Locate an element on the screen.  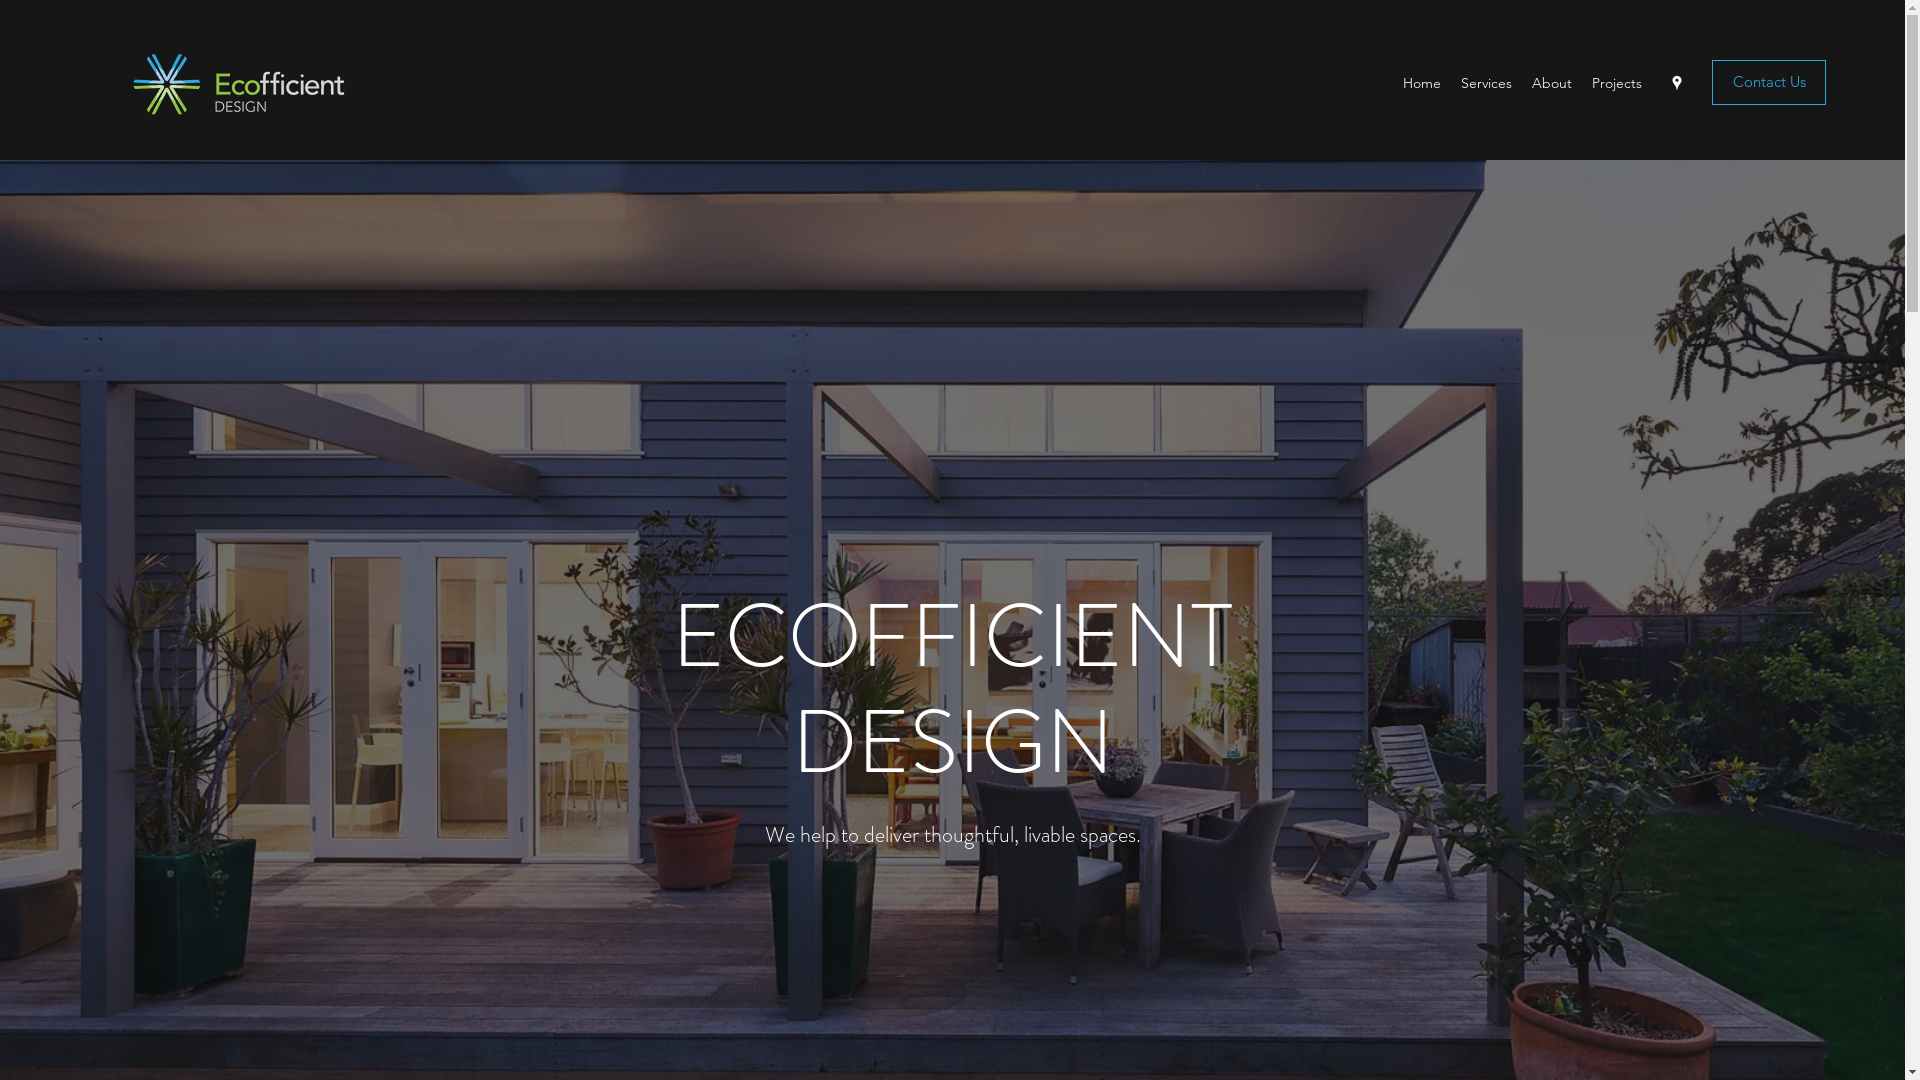
'Home' is located at coordinates (1391, 82).